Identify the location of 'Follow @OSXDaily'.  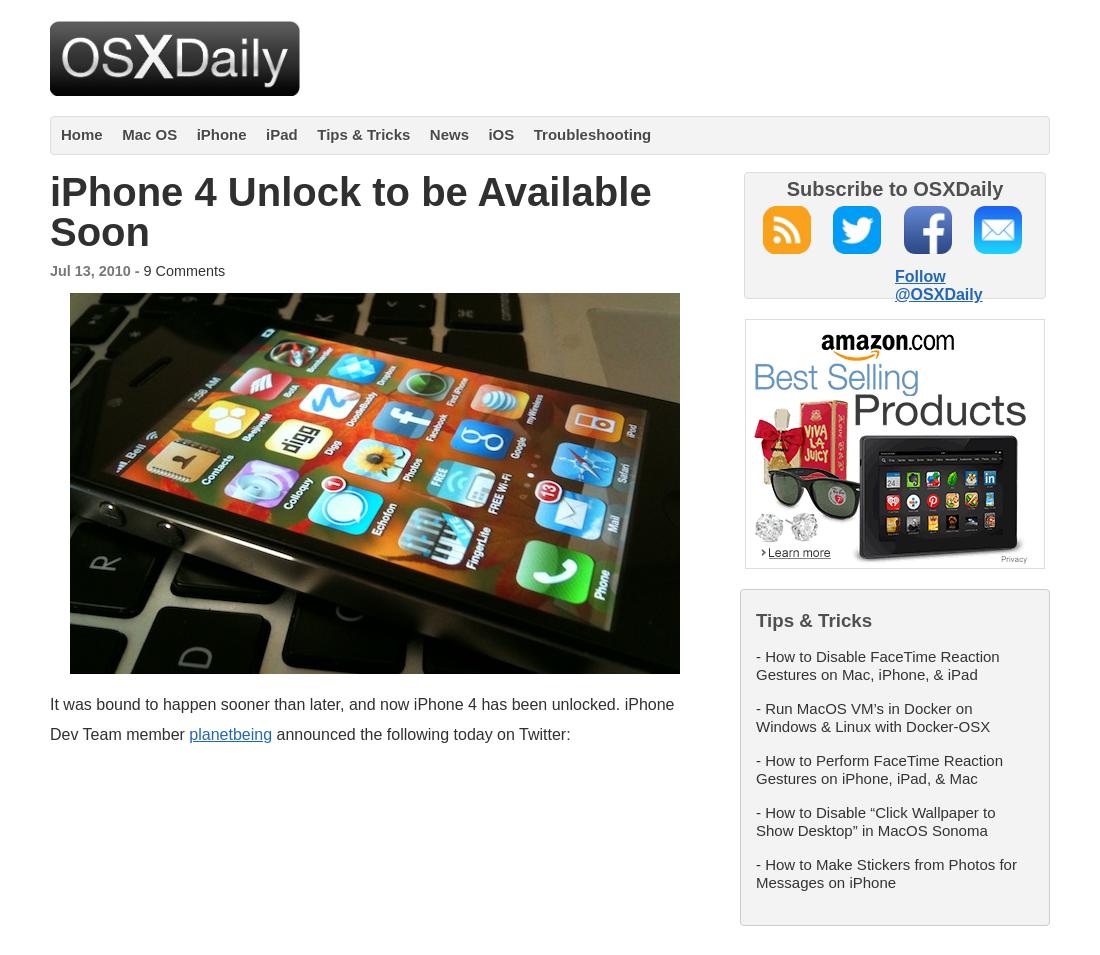
(938, 284).